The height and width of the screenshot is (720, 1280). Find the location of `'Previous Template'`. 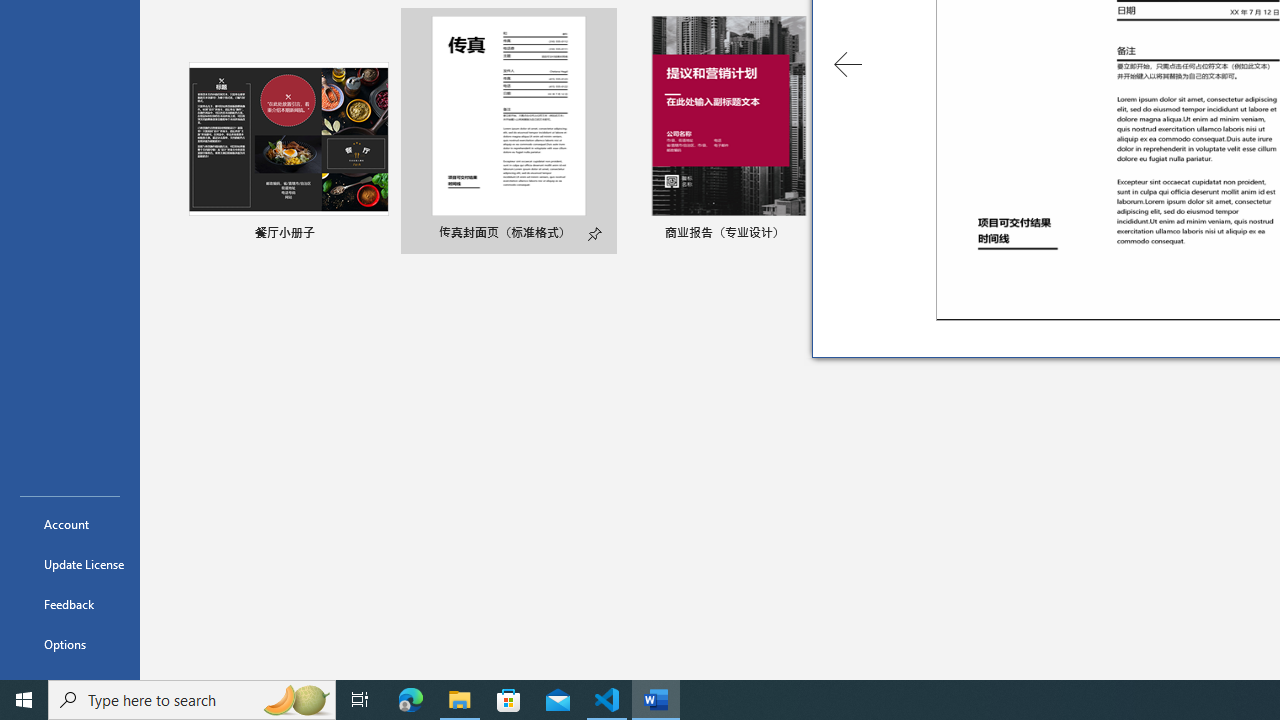

'Previous Template' is located at coordinates (848, 63).